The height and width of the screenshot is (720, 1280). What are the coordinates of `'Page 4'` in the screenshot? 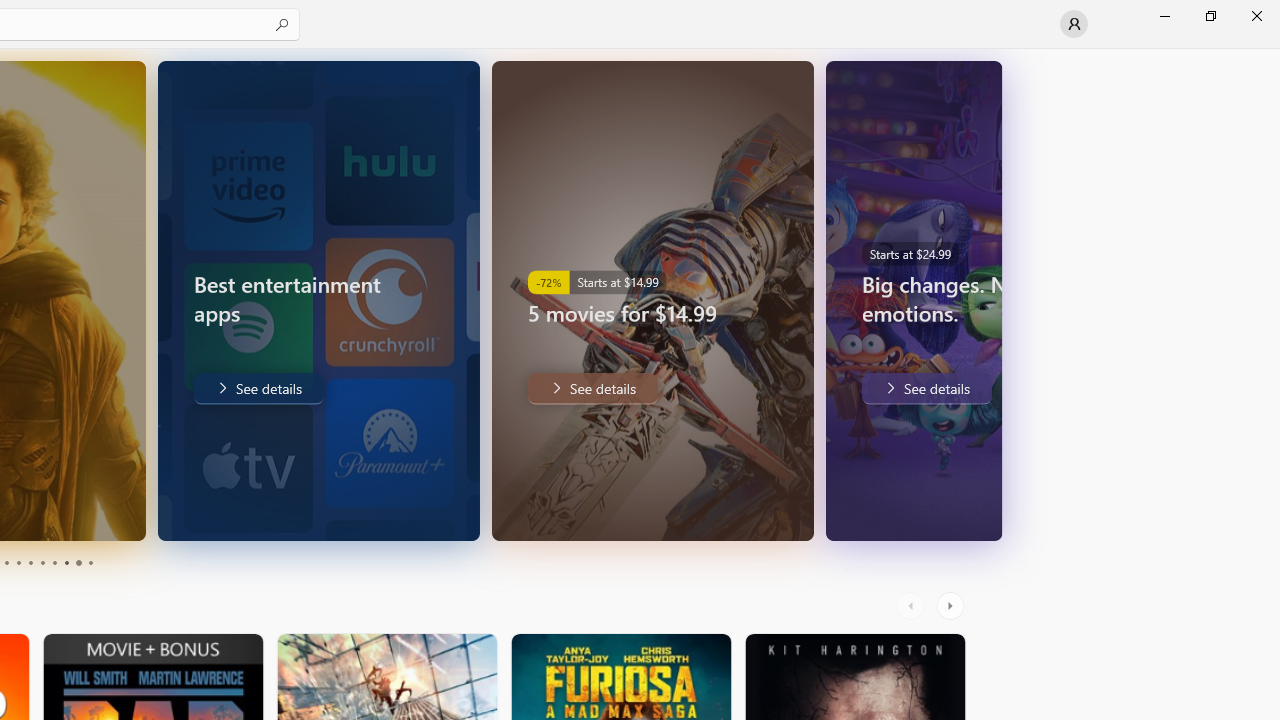 It's located at (17, 563).